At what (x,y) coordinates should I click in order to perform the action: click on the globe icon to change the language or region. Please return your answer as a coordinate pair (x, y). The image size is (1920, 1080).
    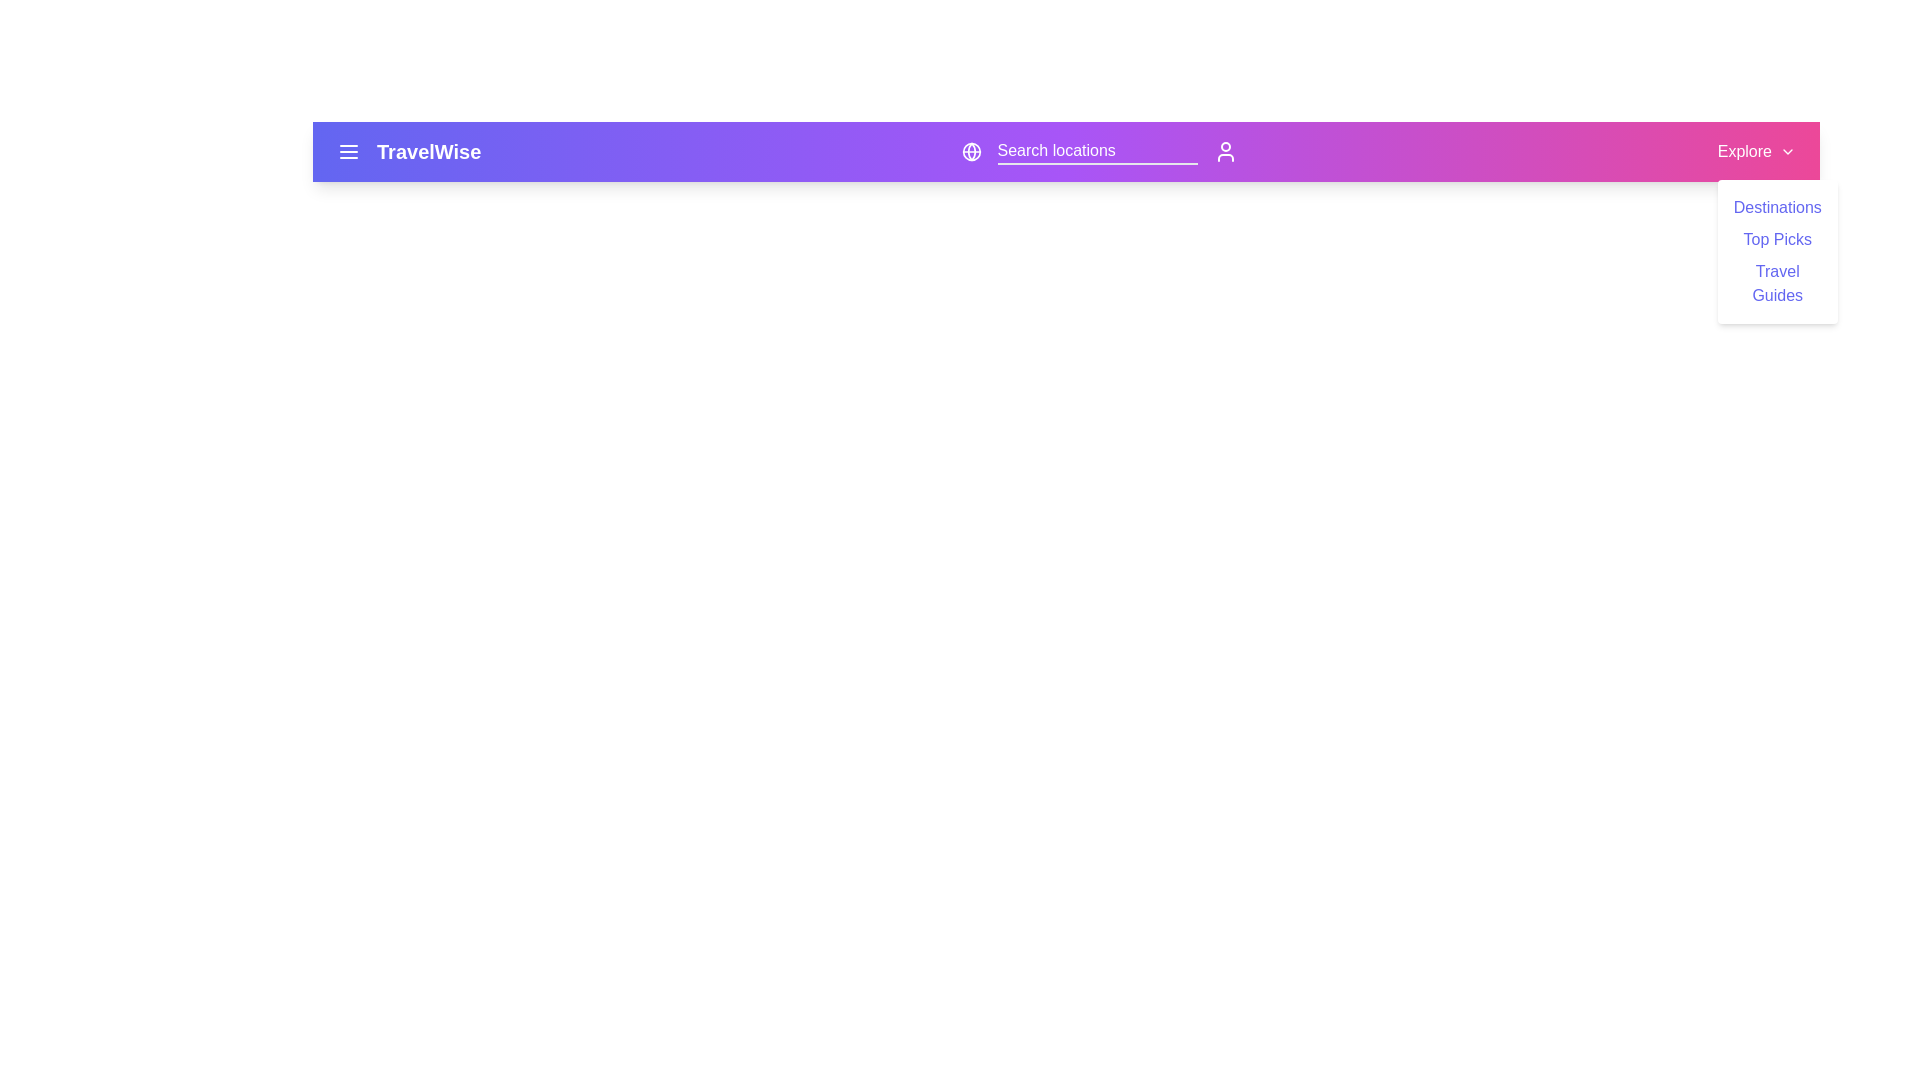
    Looking at the image, I should click on (970, 150).